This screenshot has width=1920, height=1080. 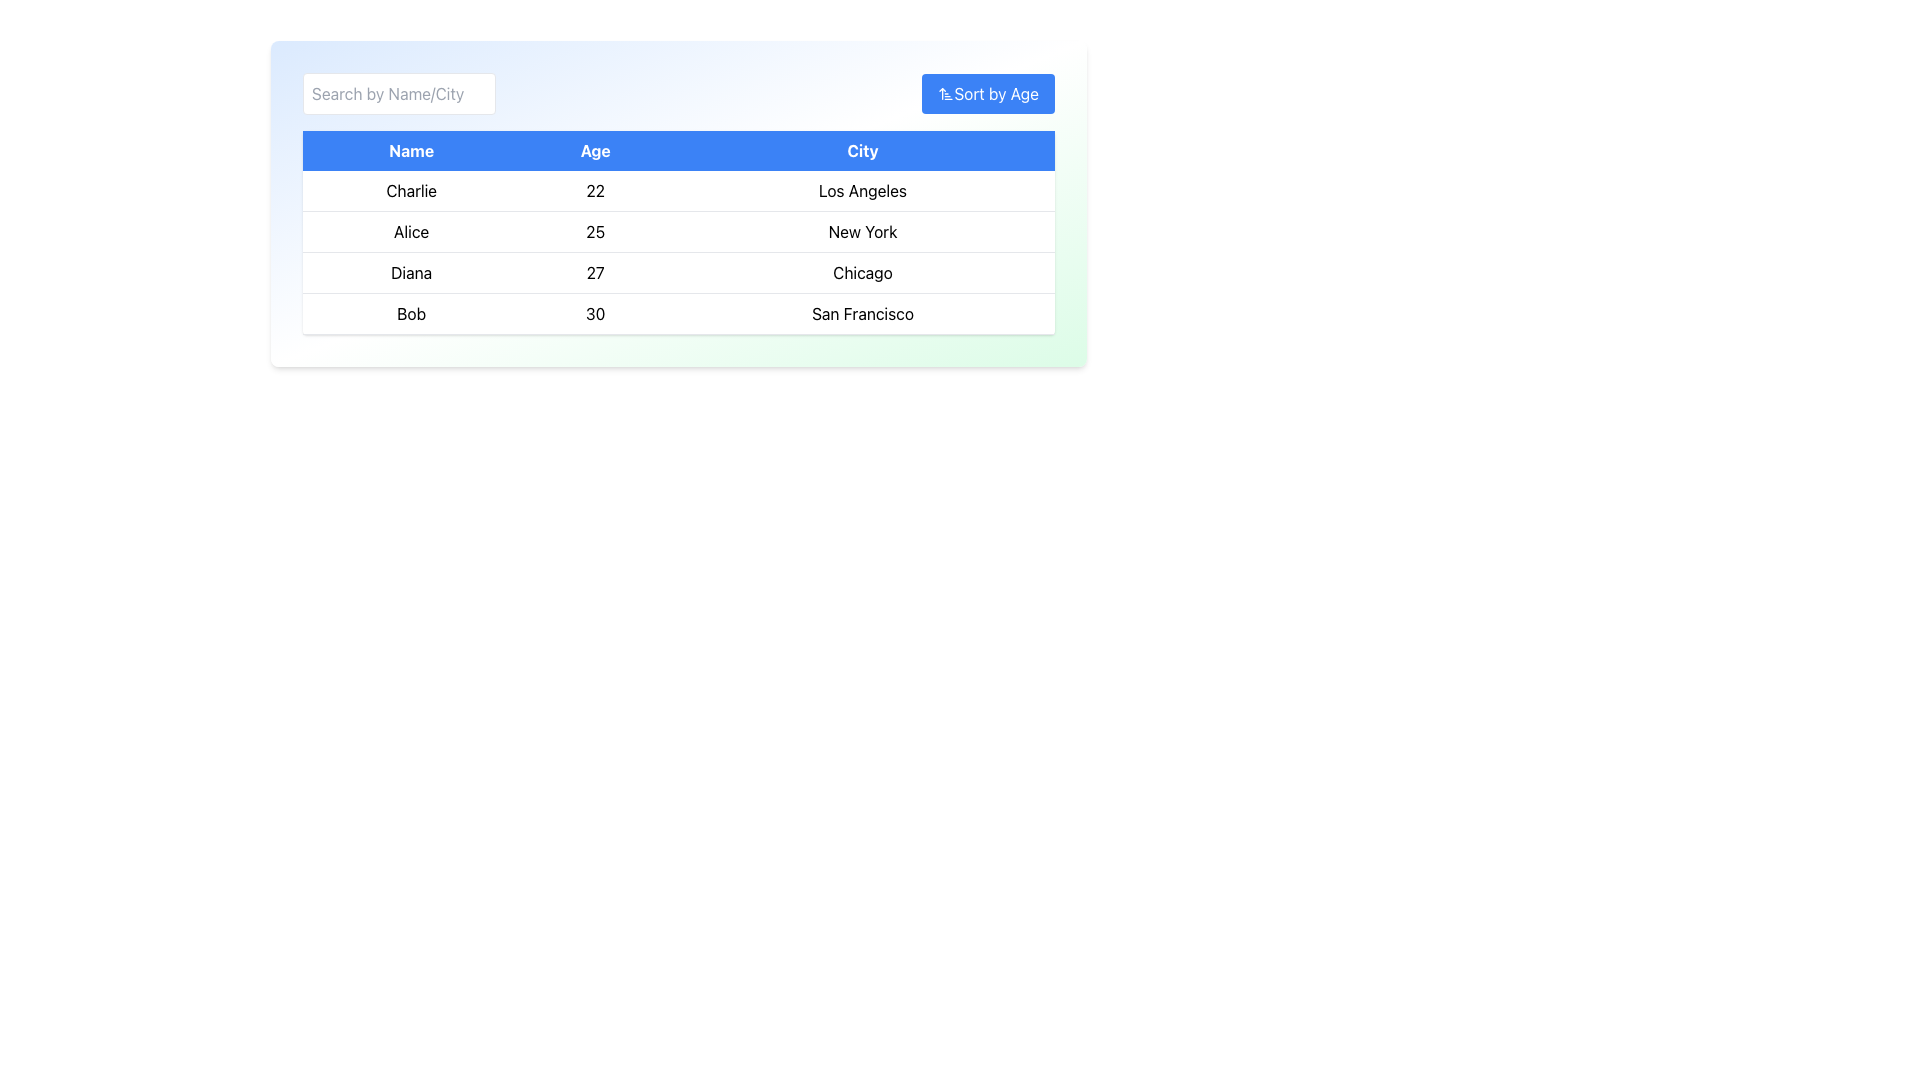 What do you see at coordinates (410, 313) in the screenshot?
I see `the Text Label displaying the name 'Bob' located in the fourth row of the 'Name' column in the table, which corresponds to age and city details` at bounding box center [410, 313].